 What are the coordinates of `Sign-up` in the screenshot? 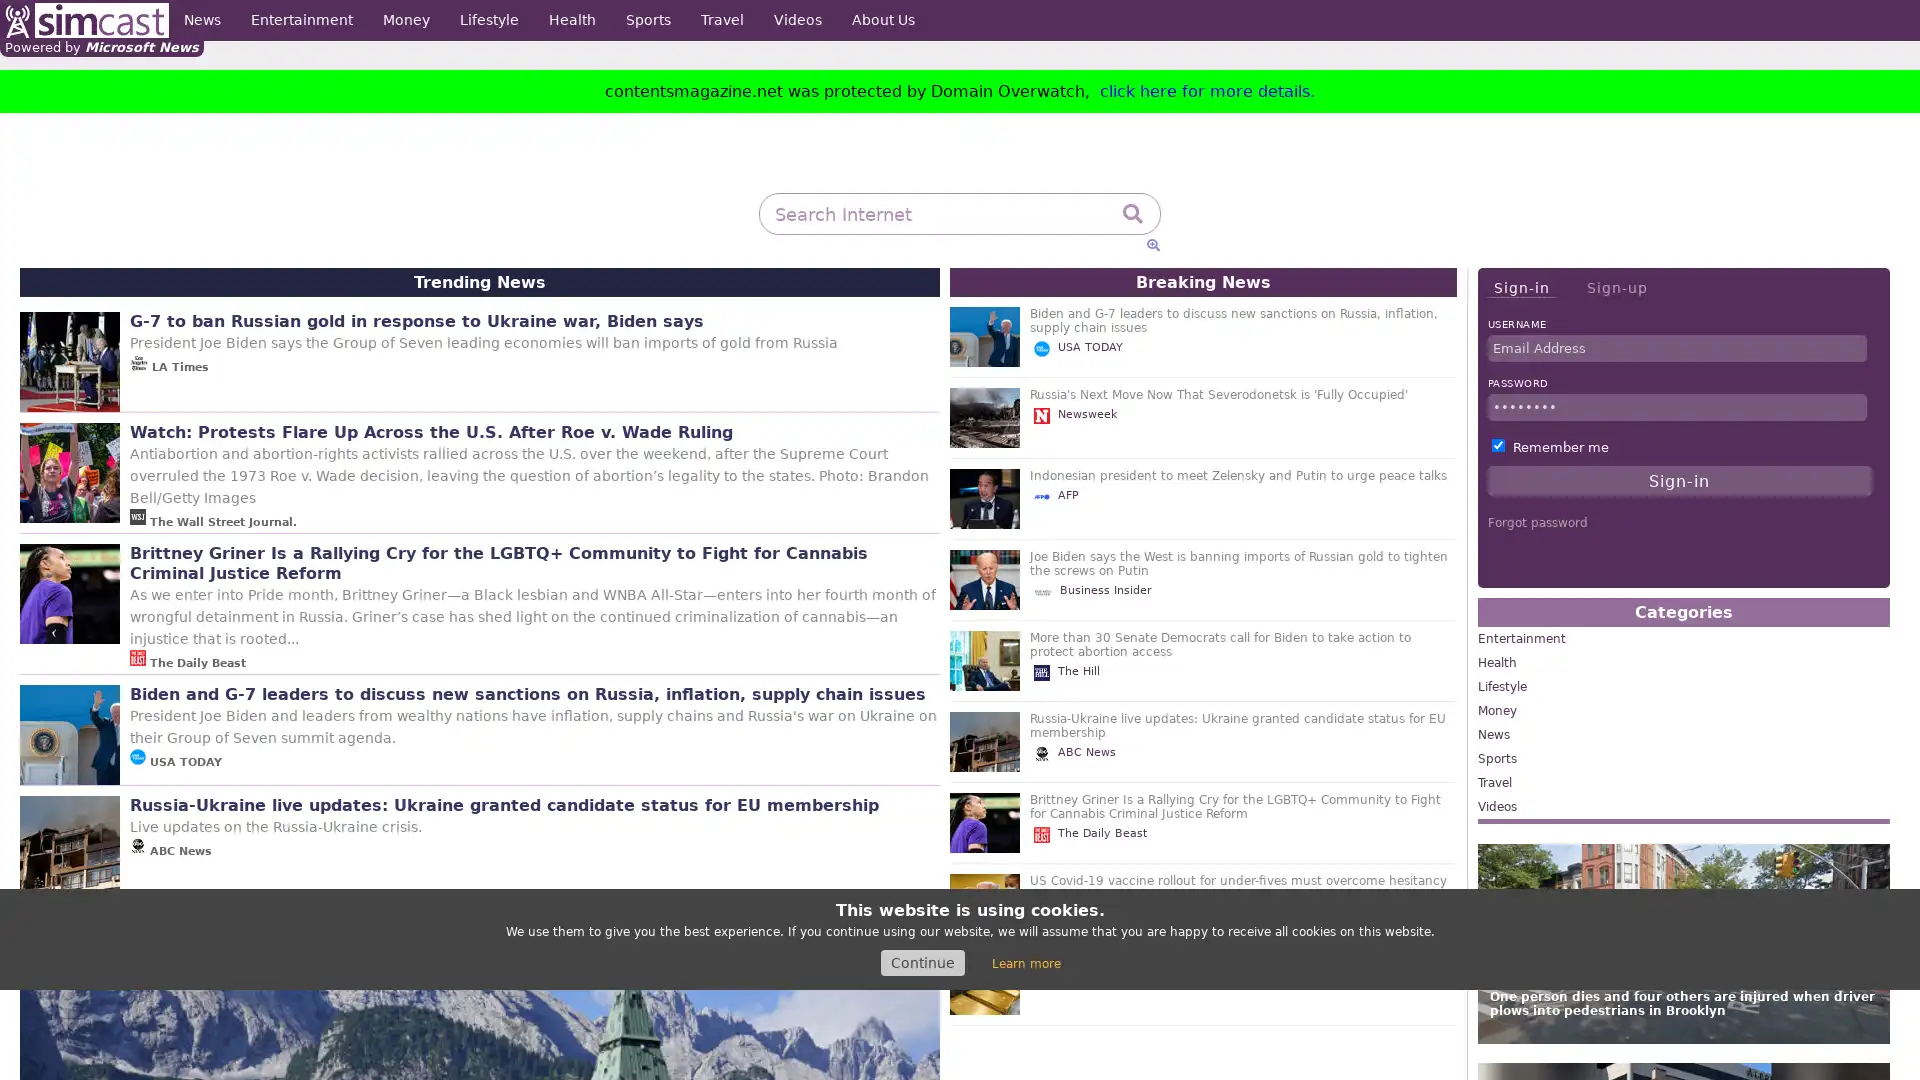 It's located at (1616, 288).